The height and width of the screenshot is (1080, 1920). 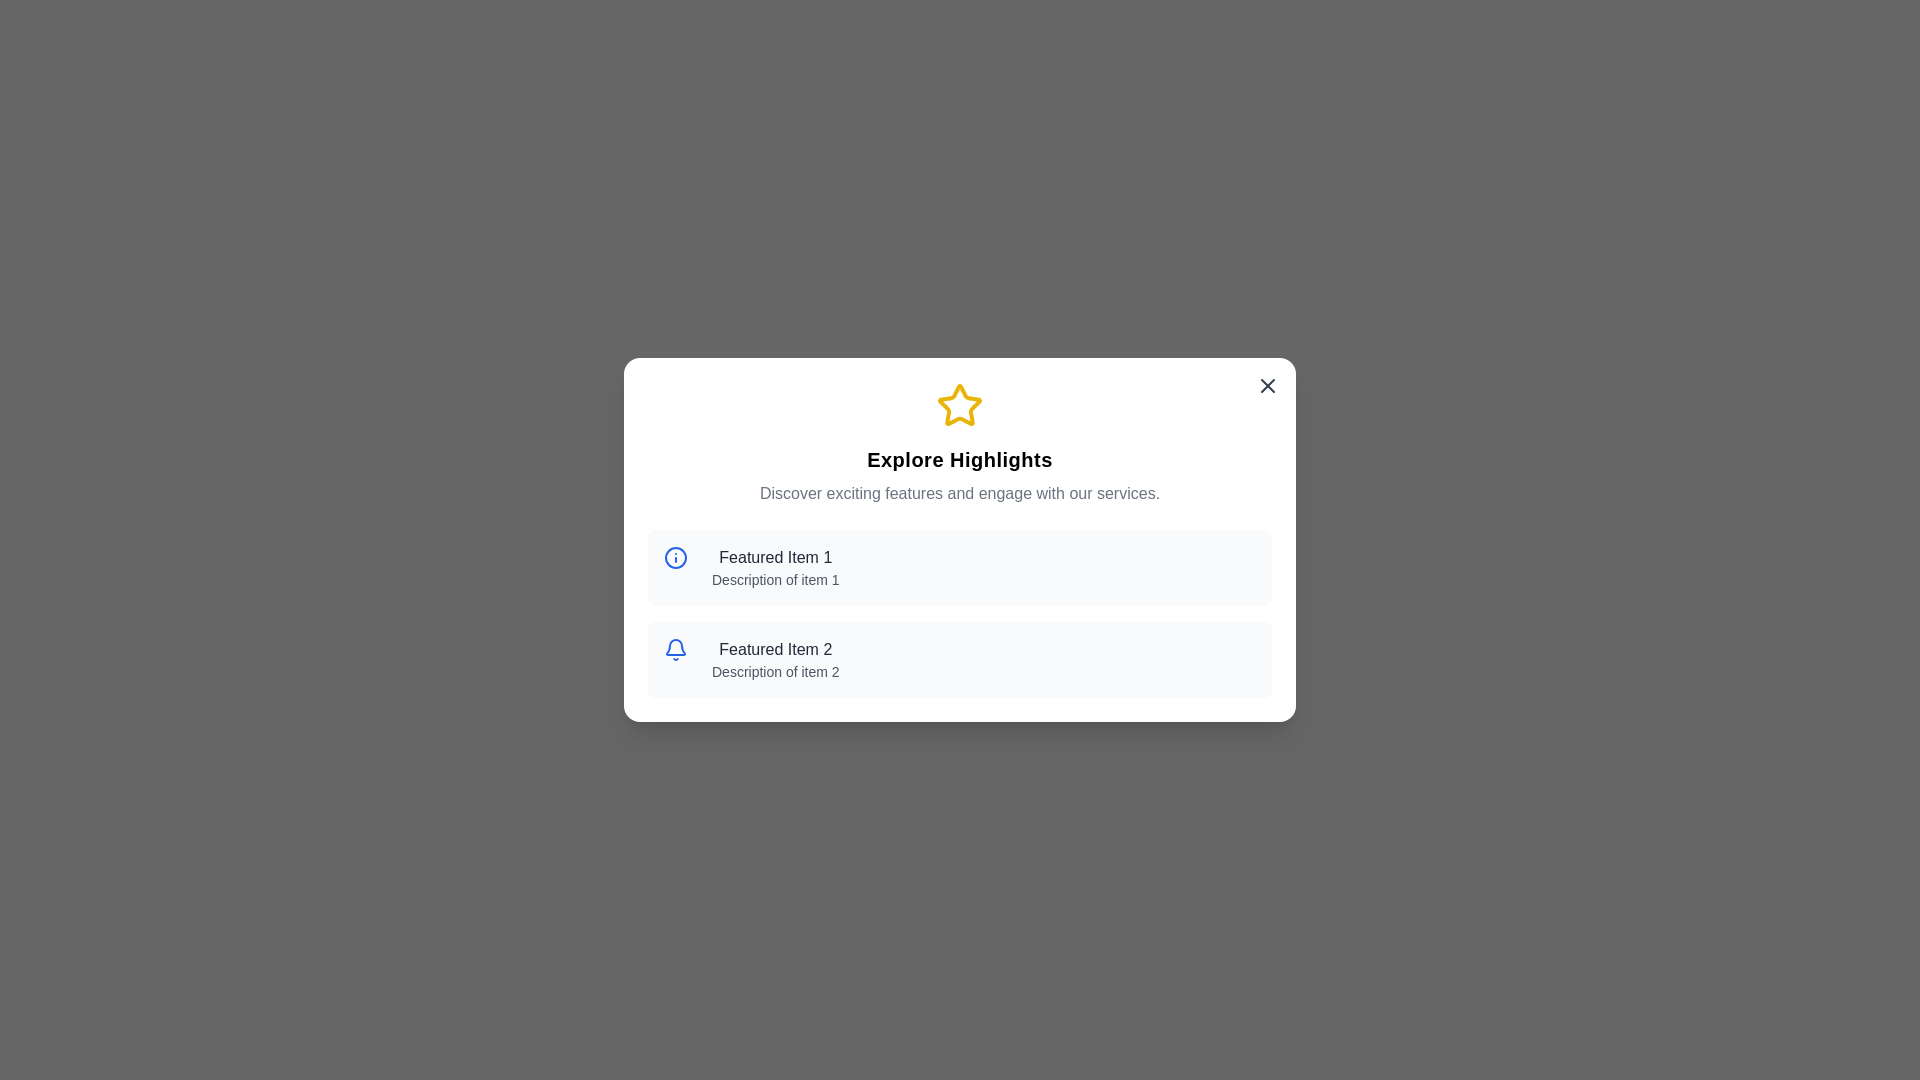 What do you see at coordinates (960, 442) in the screenshot?
I see `the highlight section containing the star icon and the text 'Explore Highlights'` at bounding box center [960, 442].